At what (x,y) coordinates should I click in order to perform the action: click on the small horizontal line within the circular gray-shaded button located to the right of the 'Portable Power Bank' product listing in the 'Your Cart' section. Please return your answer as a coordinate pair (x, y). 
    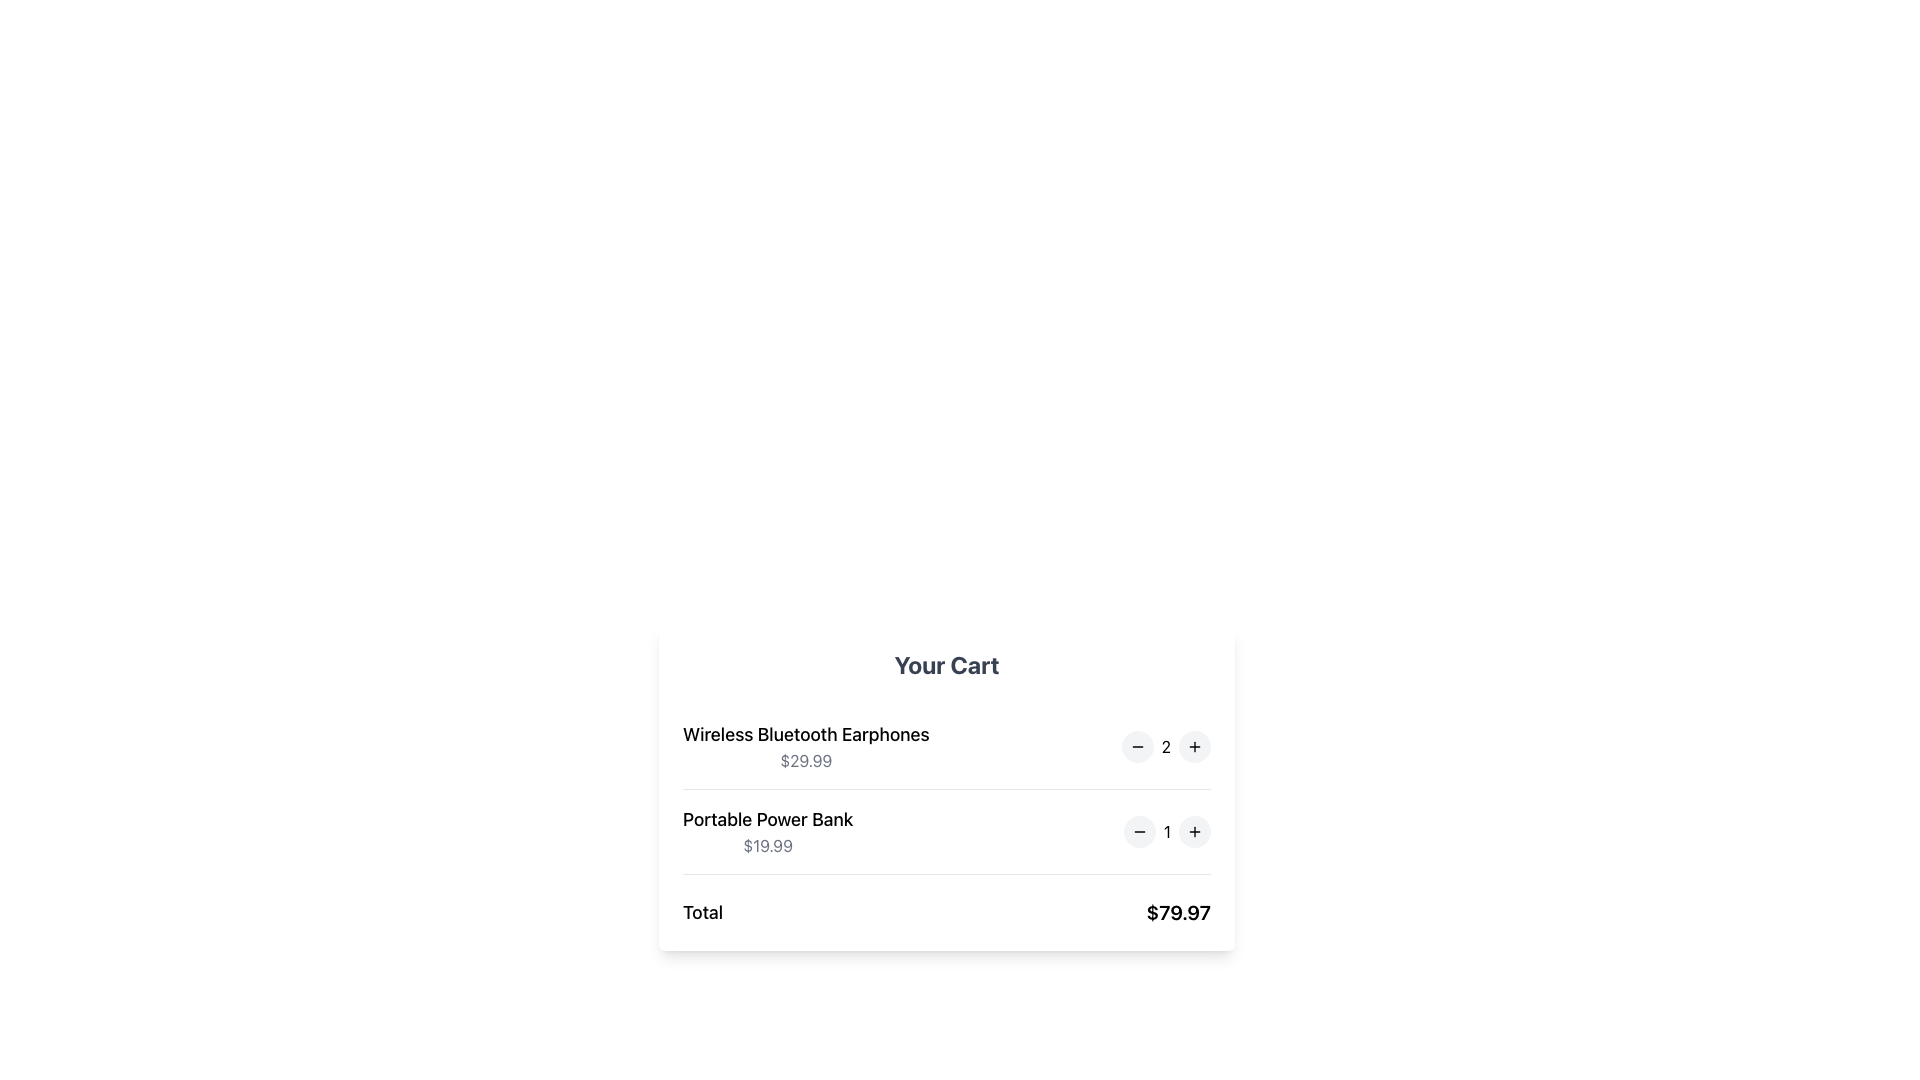
    Looking at the image, I should click on (1139, 832).